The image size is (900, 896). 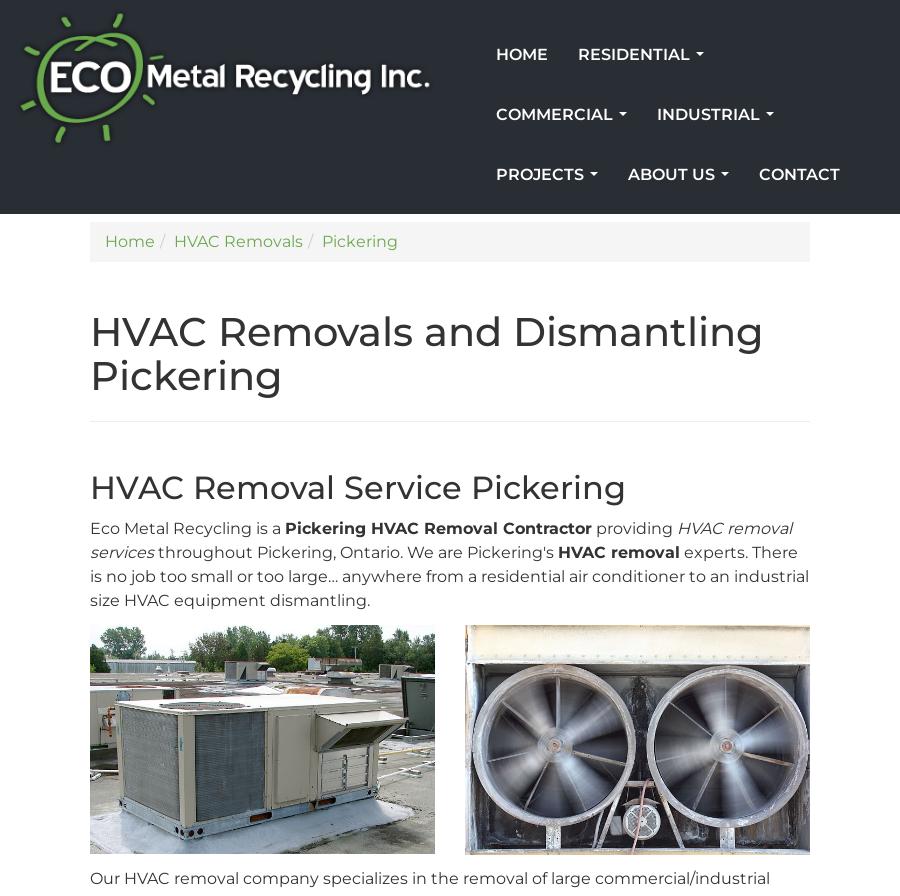 I want to click on 'Contact', so click(x=799, y=174).